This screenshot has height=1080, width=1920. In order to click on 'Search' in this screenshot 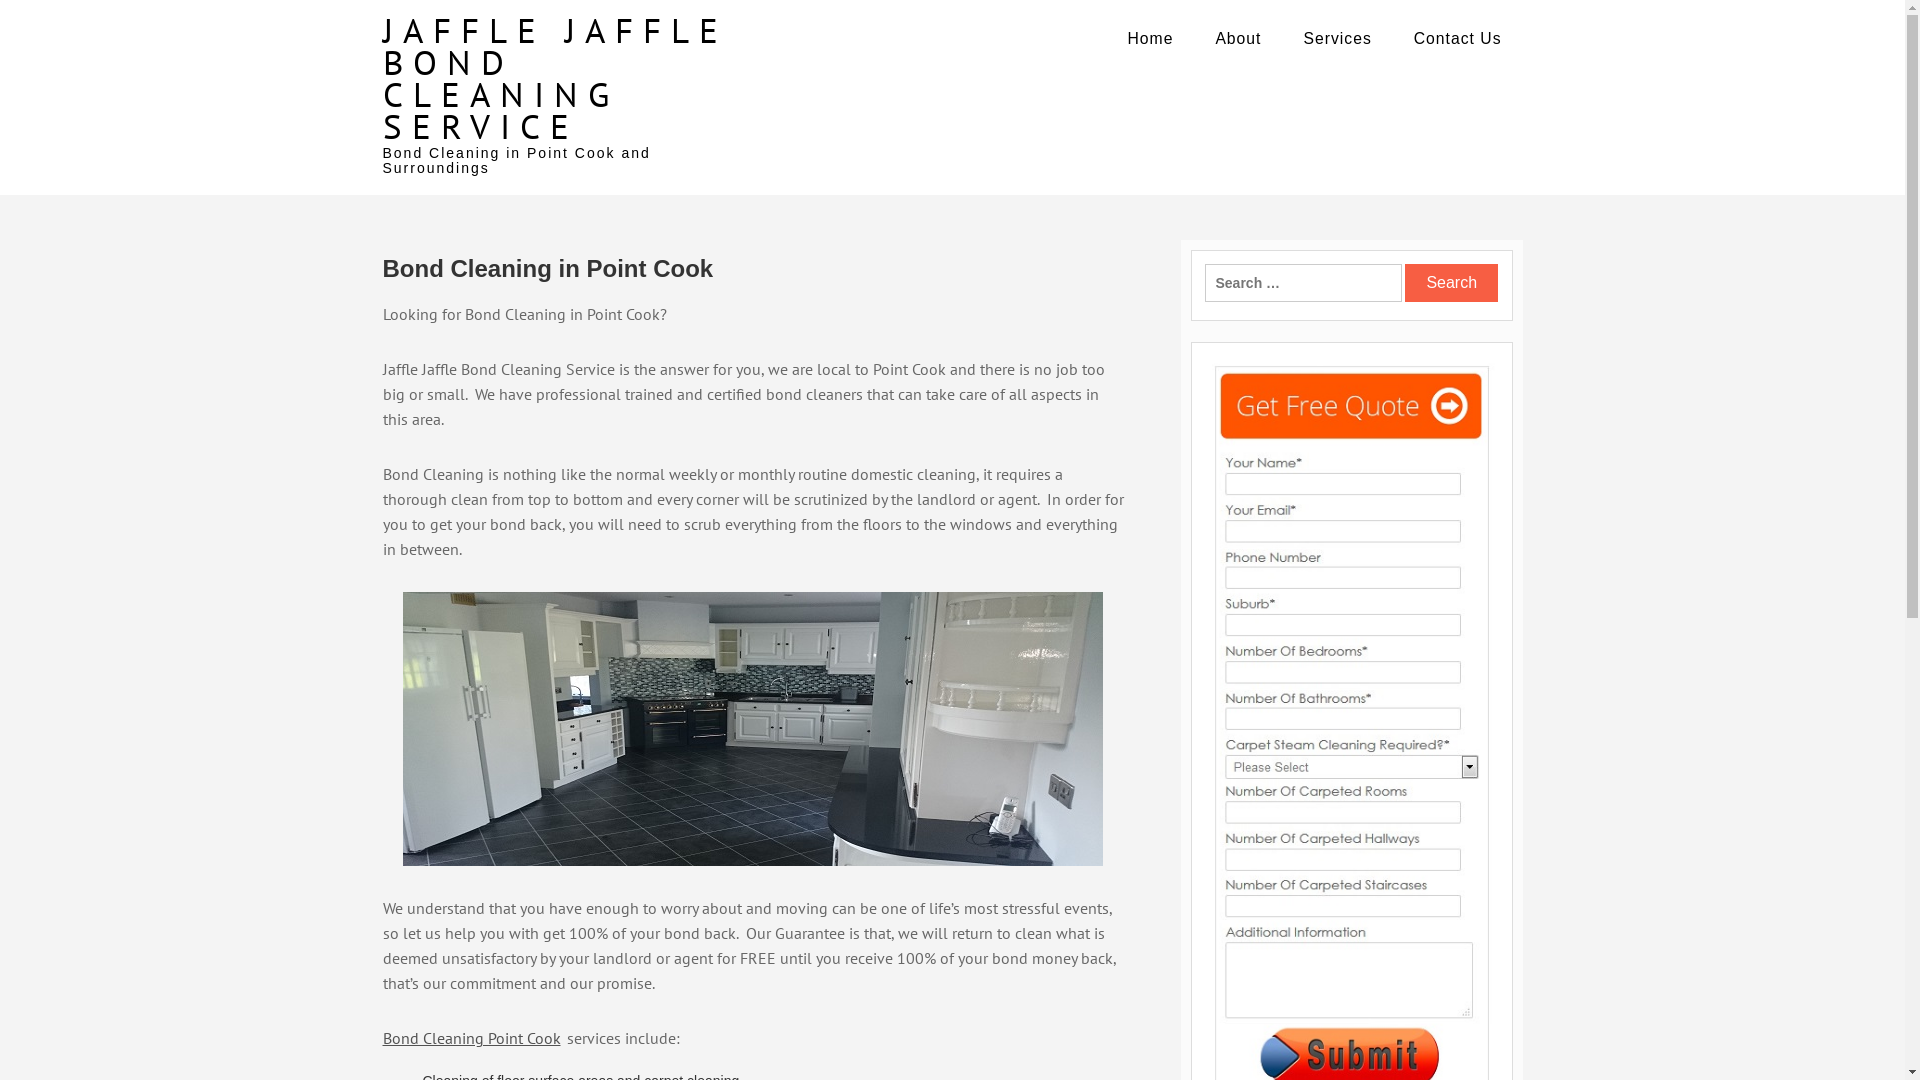, I will do `click(1451, 282)`.